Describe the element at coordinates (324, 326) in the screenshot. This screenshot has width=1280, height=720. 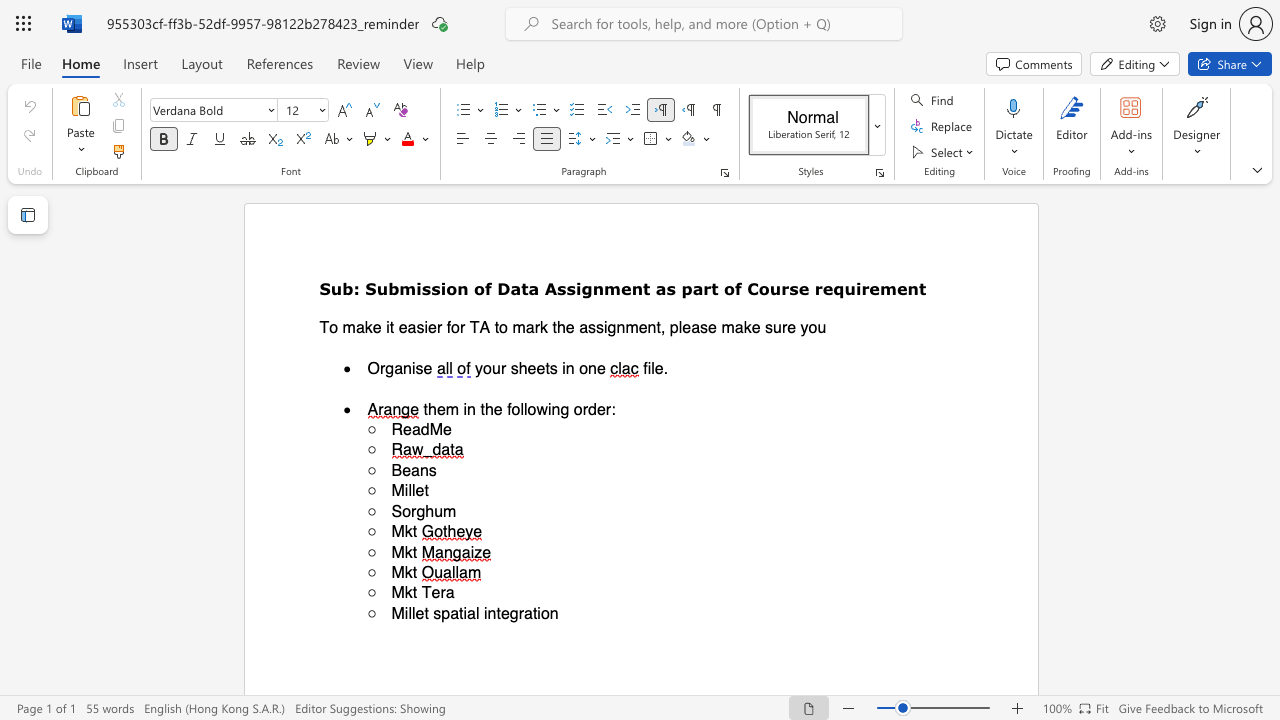
I see `the 1th character "T" in the text` at that location.